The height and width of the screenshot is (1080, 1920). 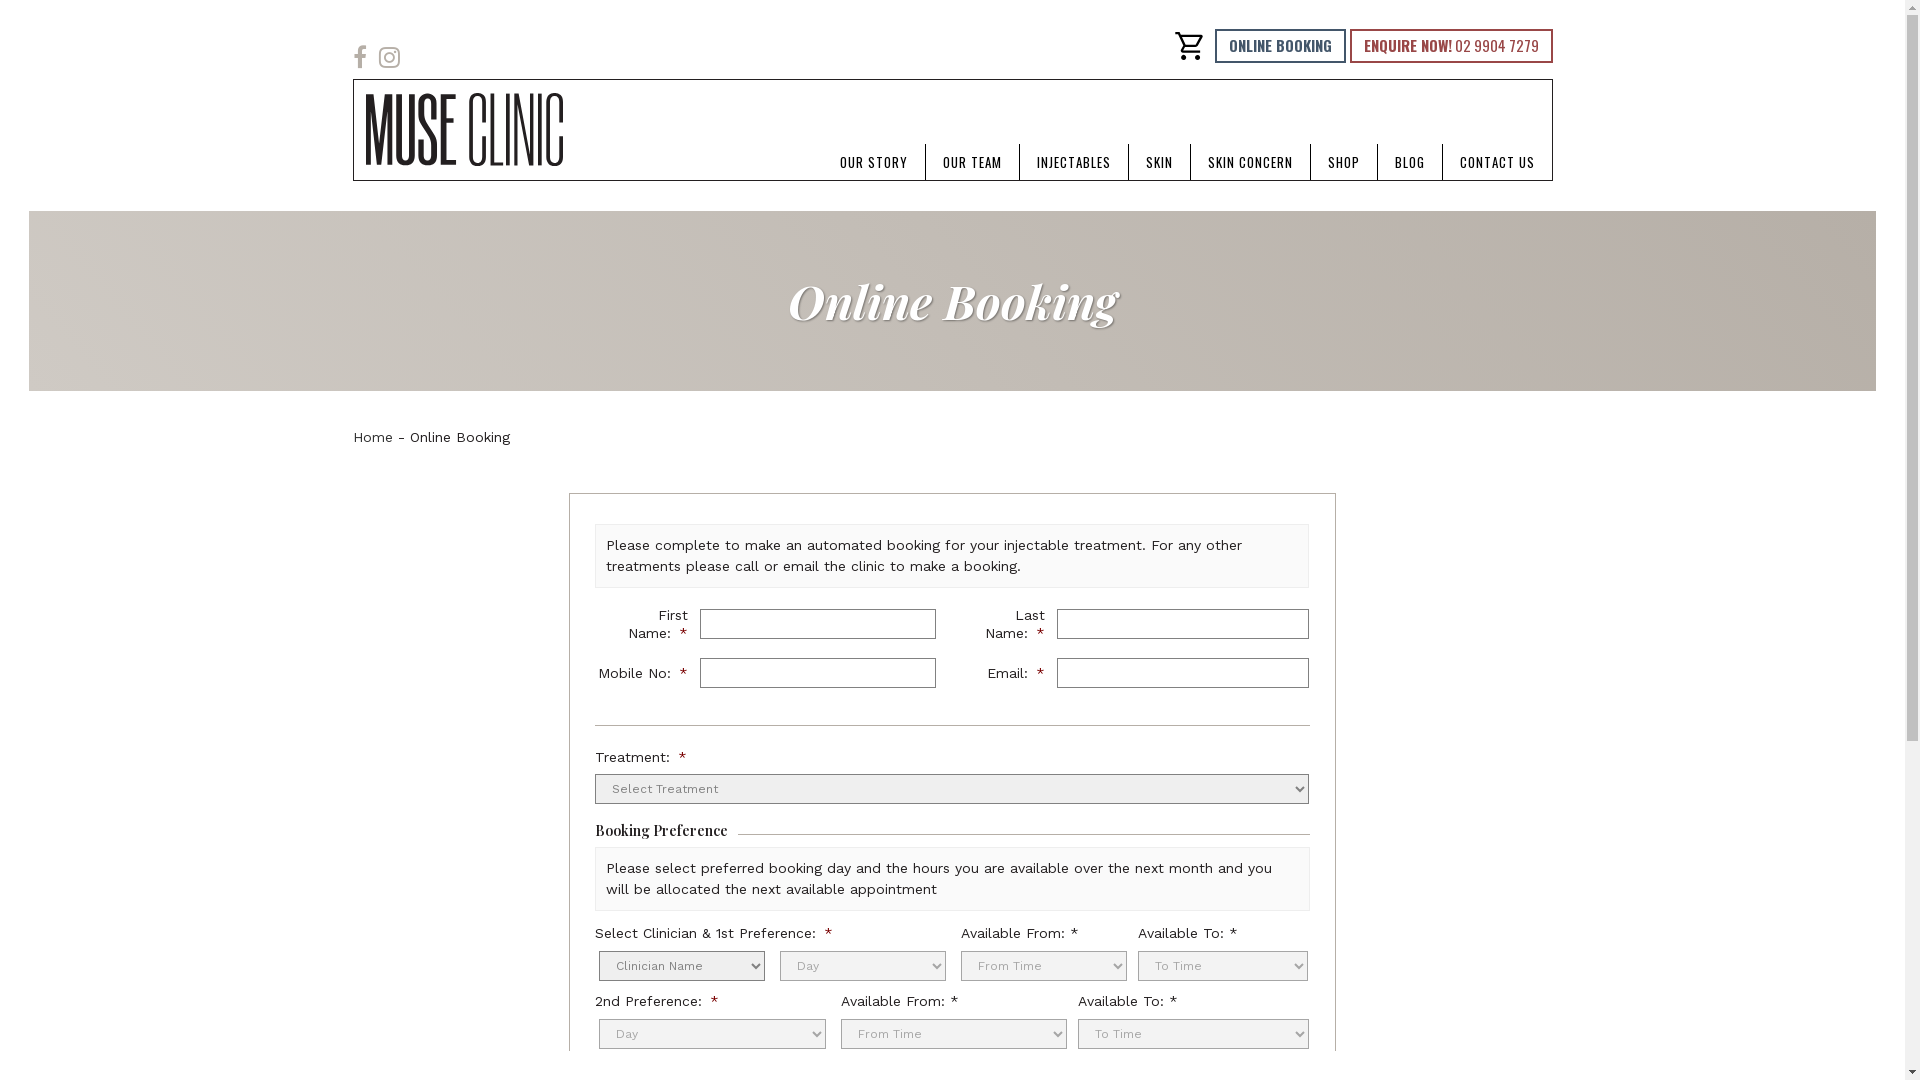 What do you see at coordinates (1278, 45) in the screenshot?
I see `'ONLINE BOOKING'` at bounding box center [1278, 45].